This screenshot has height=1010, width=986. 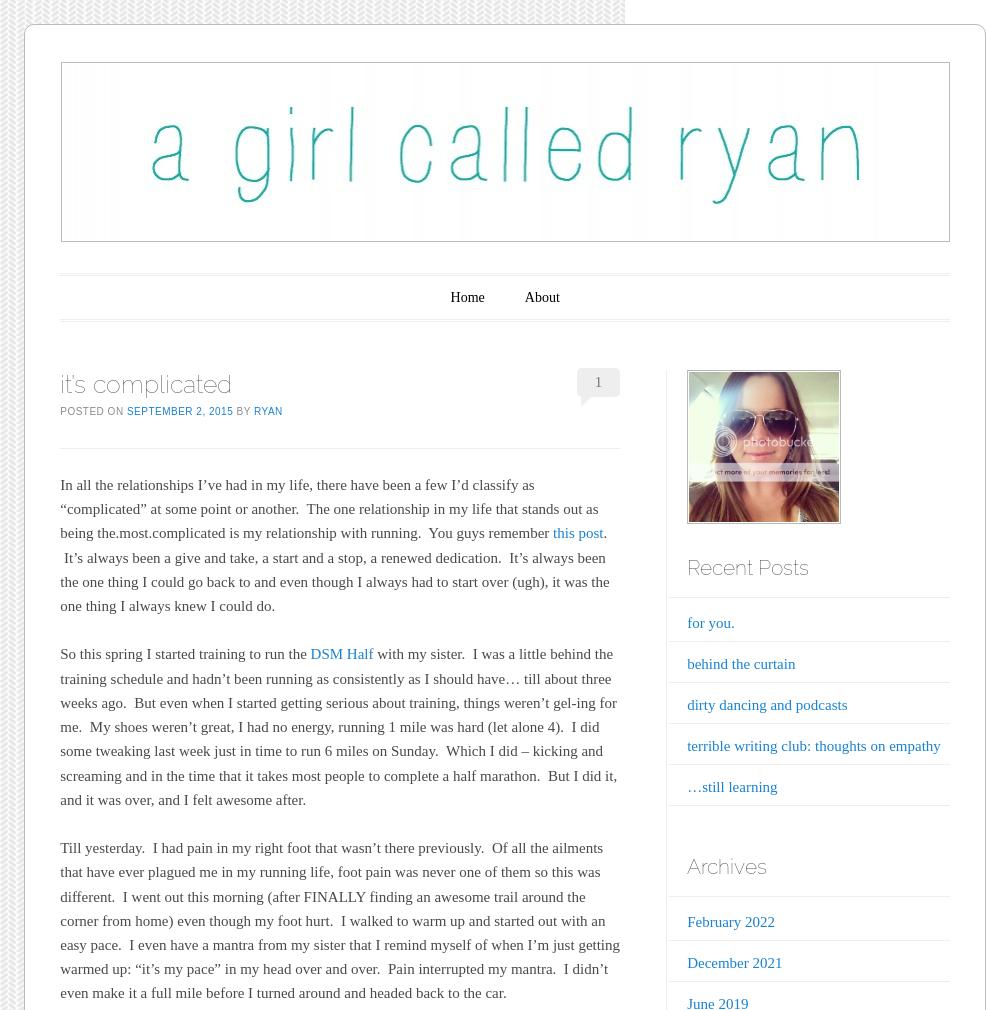 What do you see at coordinates (740, 661) in the screenshot?
I see `'behind the curtain'` at bounding box center [740, 661].